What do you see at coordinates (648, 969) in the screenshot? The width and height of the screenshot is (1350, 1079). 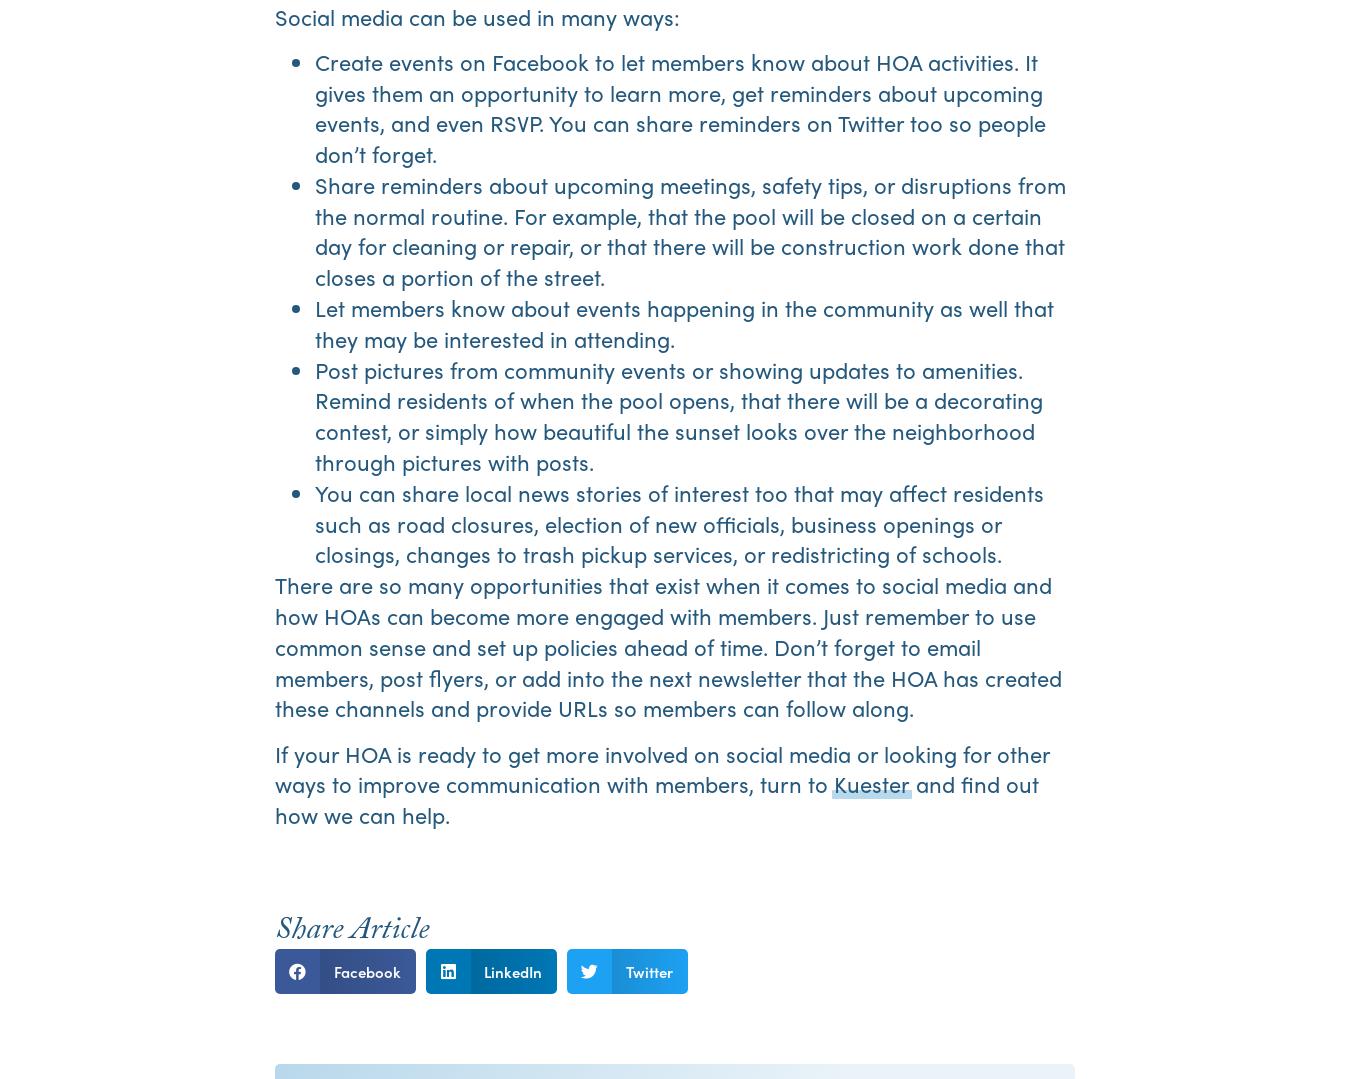 I see `'Twitter'` at bounding box center [648, 969].